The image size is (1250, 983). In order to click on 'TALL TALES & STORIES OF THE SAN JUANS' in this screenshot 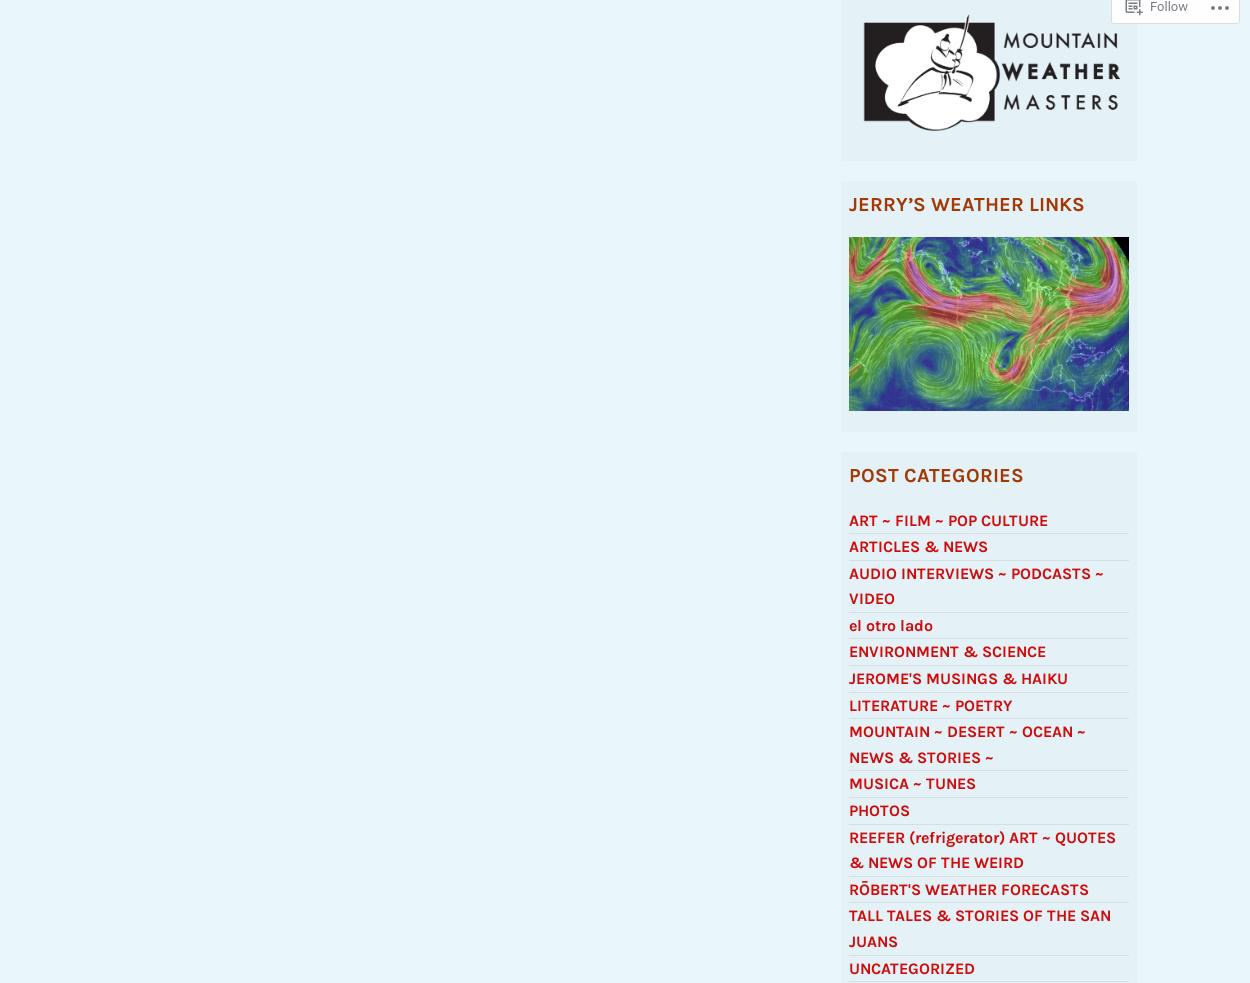, I will do `click(979, 937)`.